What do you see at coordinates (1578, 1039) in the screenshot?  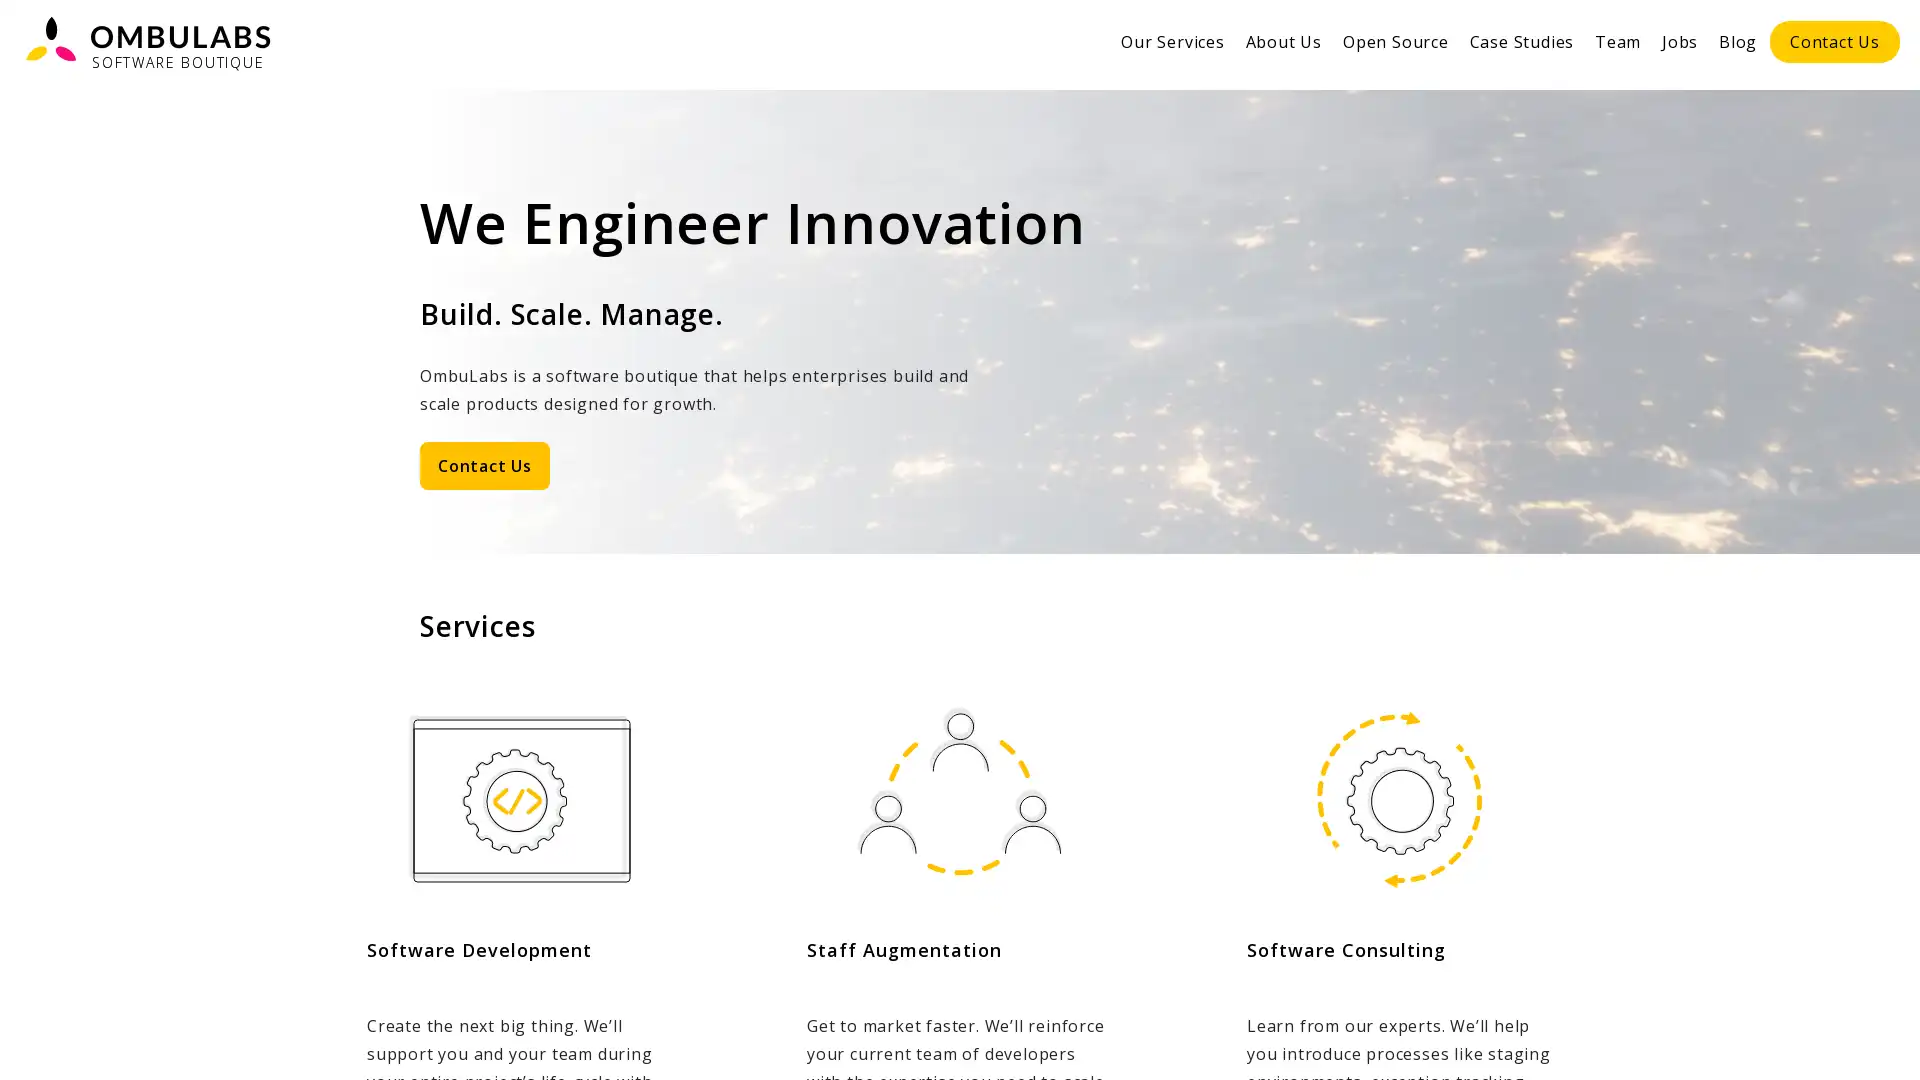 I see `Customize` at bounding box center [1578, 1039].